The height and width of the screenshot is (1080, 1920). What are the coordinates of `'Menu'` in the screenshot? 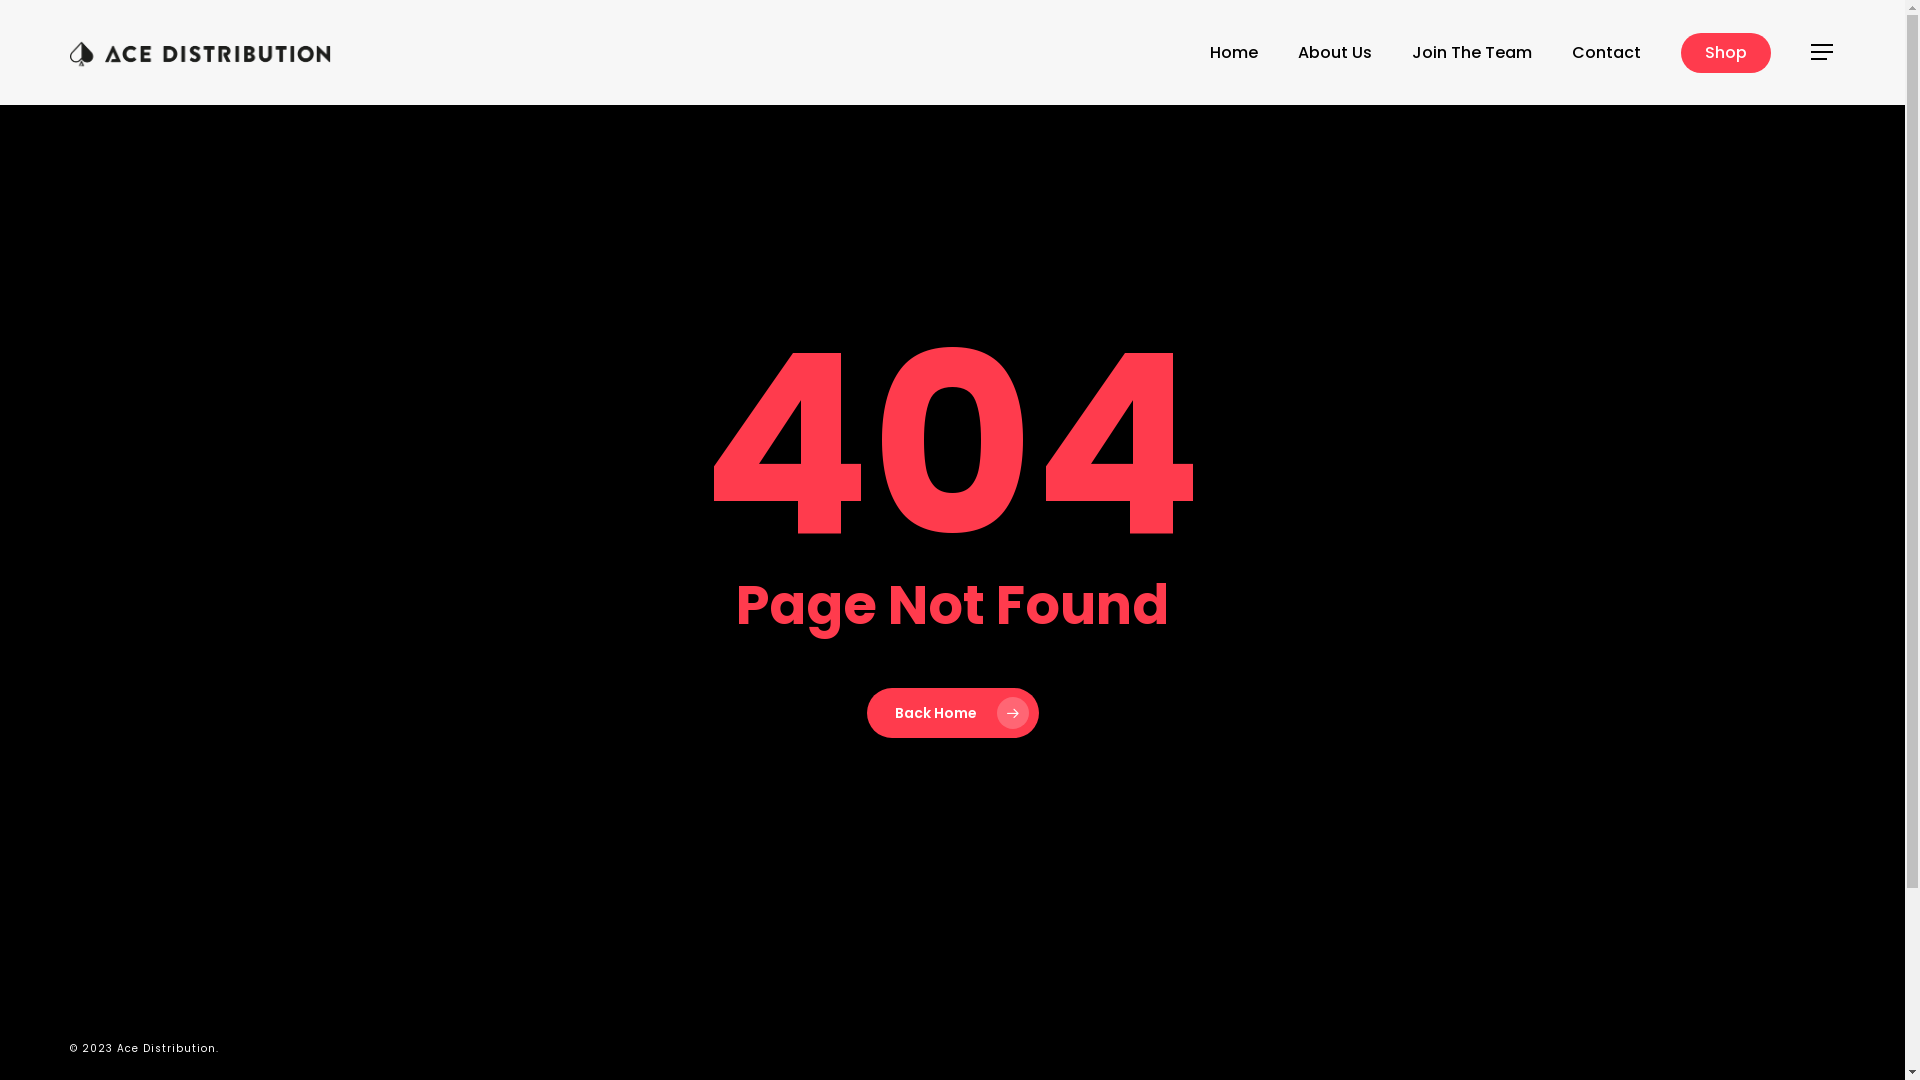 It's located at (1823, 51).